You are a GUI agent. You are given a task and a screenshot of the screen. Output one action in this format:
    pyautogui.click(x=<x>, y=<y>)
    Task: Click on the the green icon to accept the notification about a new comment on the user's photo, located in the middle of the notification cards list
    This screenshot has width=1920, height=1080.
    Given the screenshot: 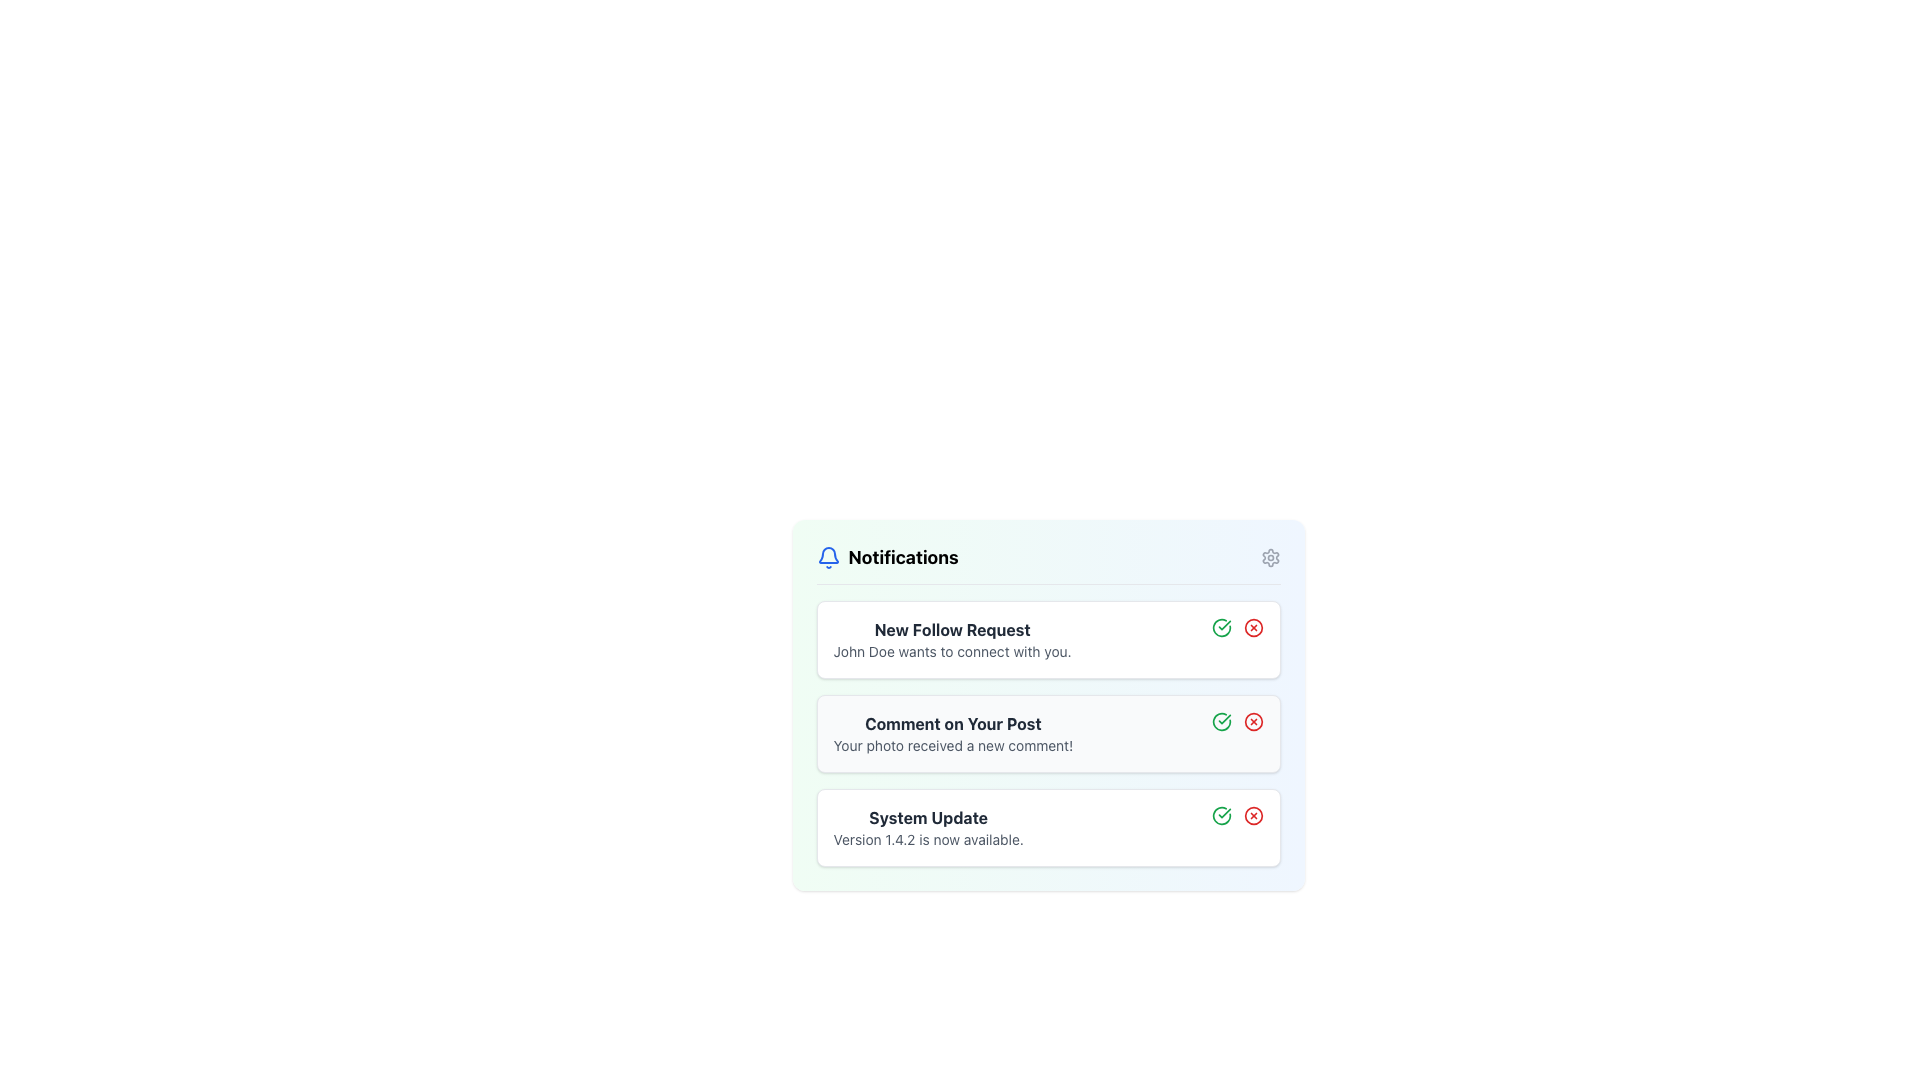 What is the action you would take?
    pyautogui.click(x=1047, y=733)
    